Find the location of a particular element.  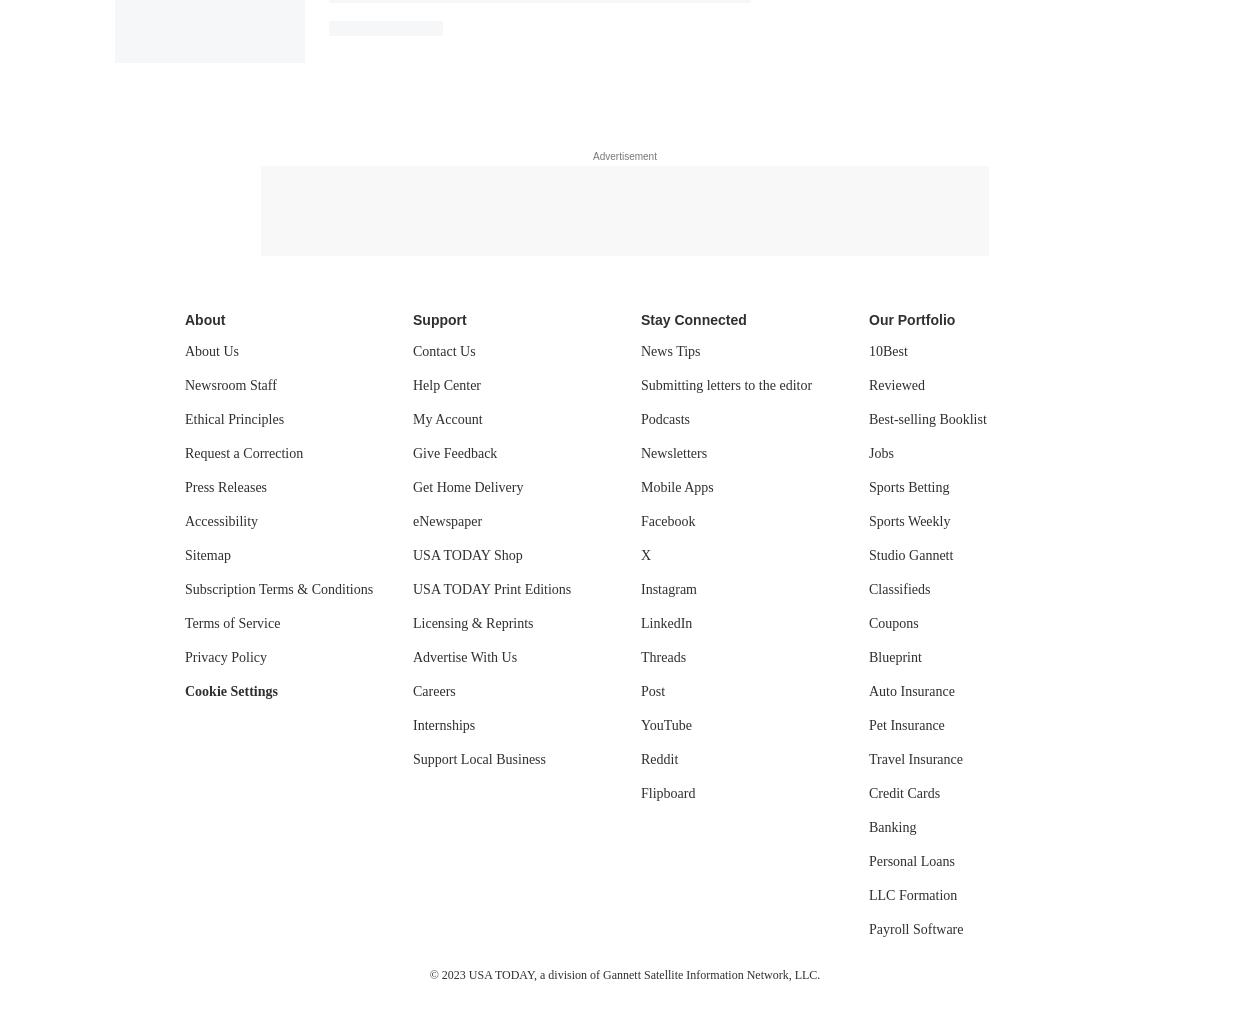

'Subscription Terms & Conditions' is located at coordinates (185, 587).